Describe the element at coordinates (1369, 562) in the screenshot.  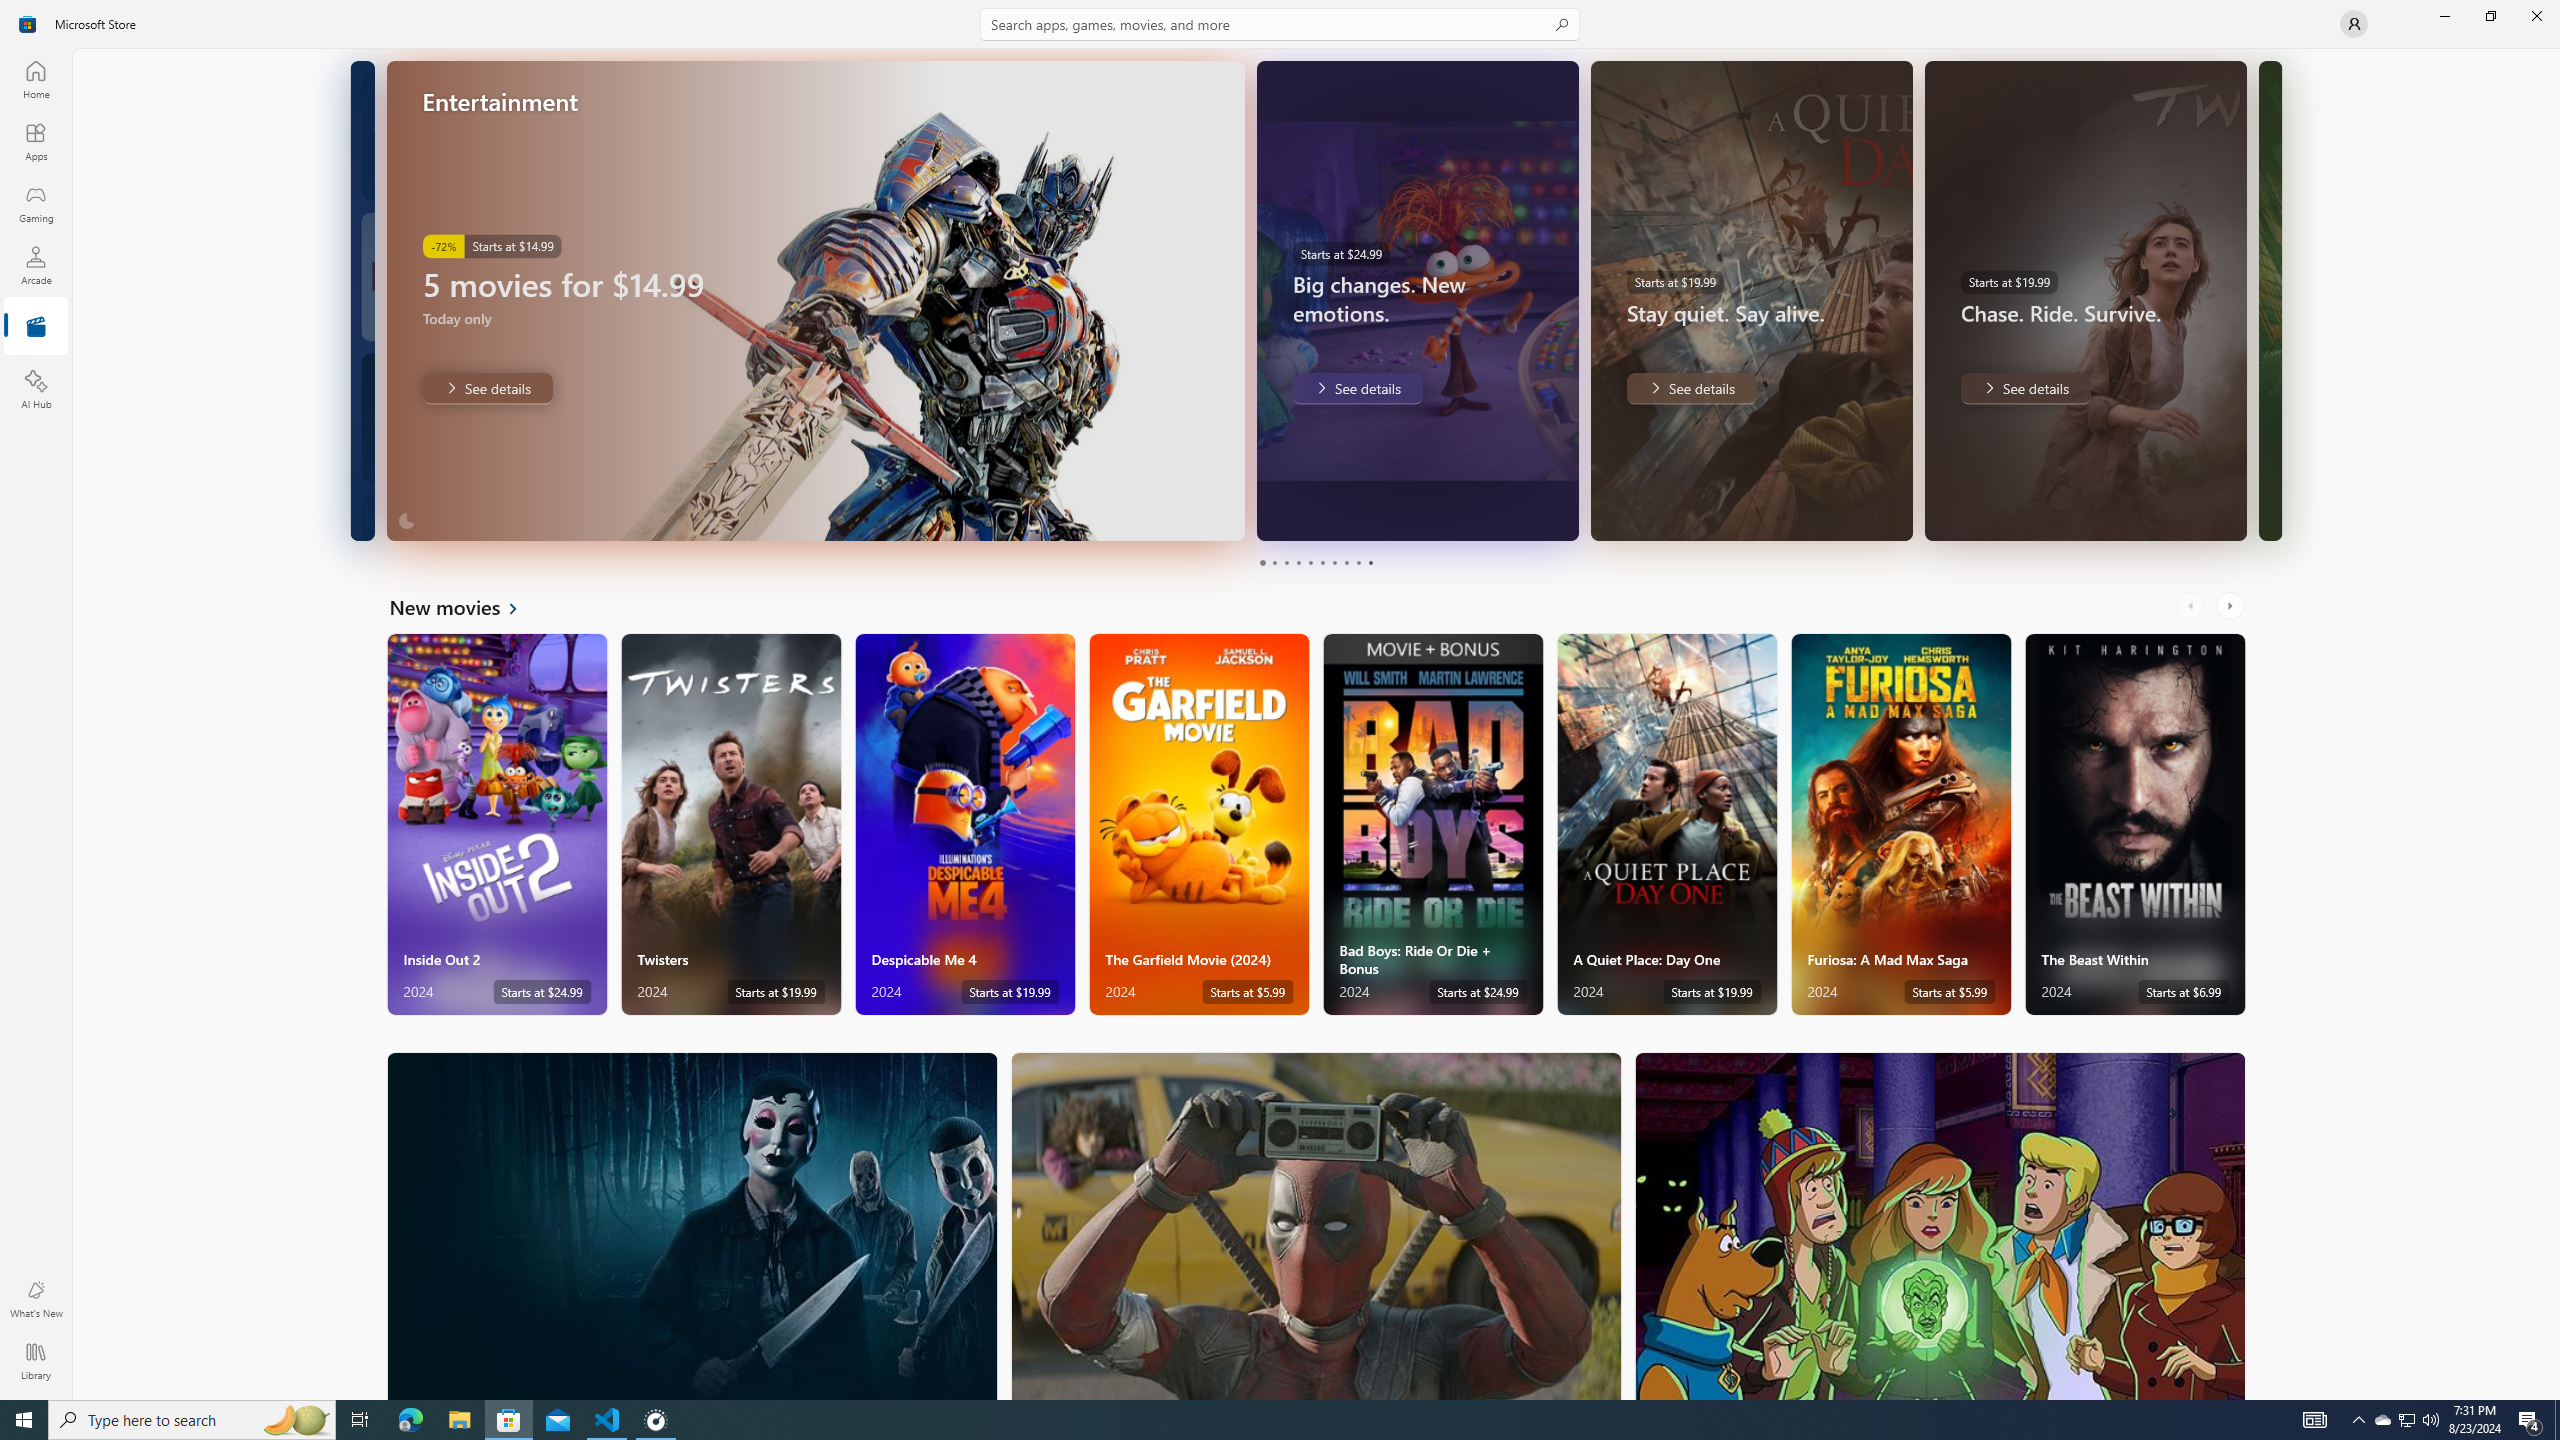
I see `'Page 10'` at that location.